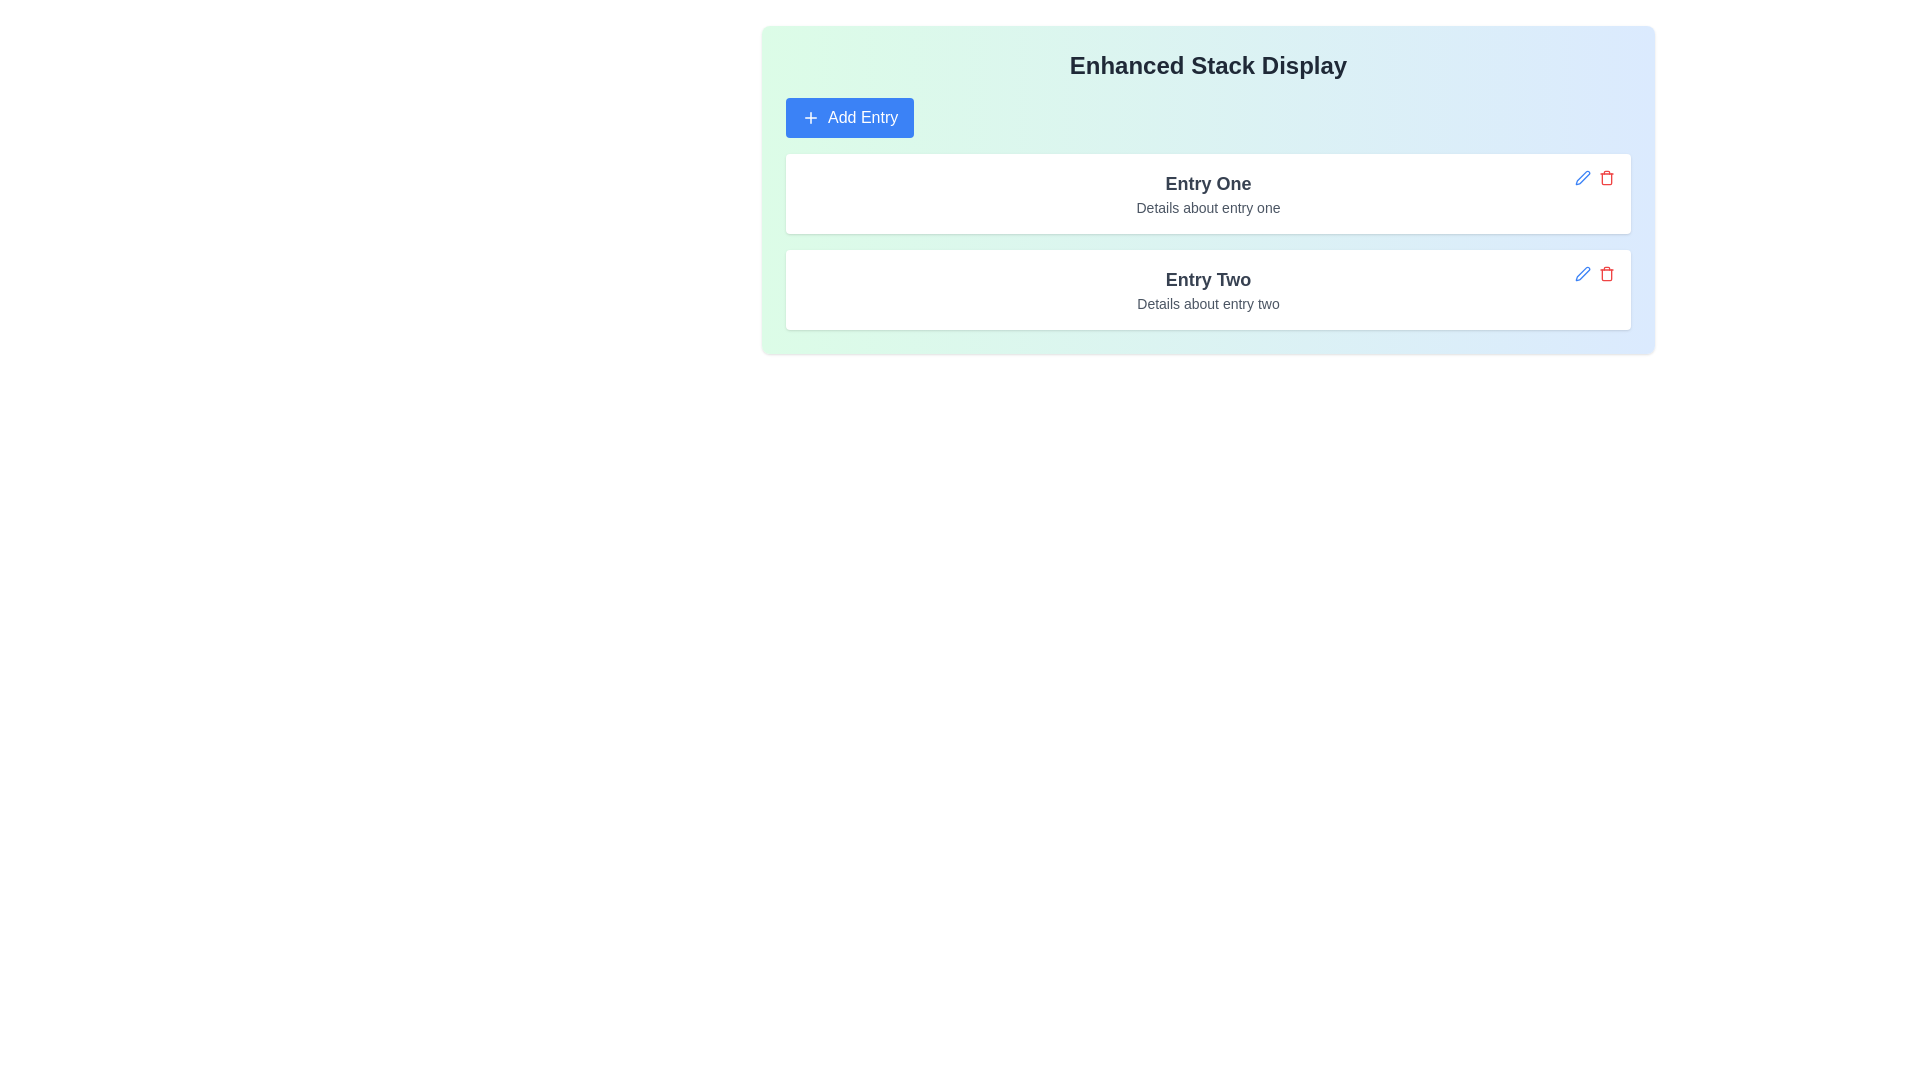 This screenshot has height=1080, width=1920. I want to click on the primary title or heading for the second entry in the list, which is positioned just below 'Entry One' and above 'Details about entry two', so click(1207, 280).